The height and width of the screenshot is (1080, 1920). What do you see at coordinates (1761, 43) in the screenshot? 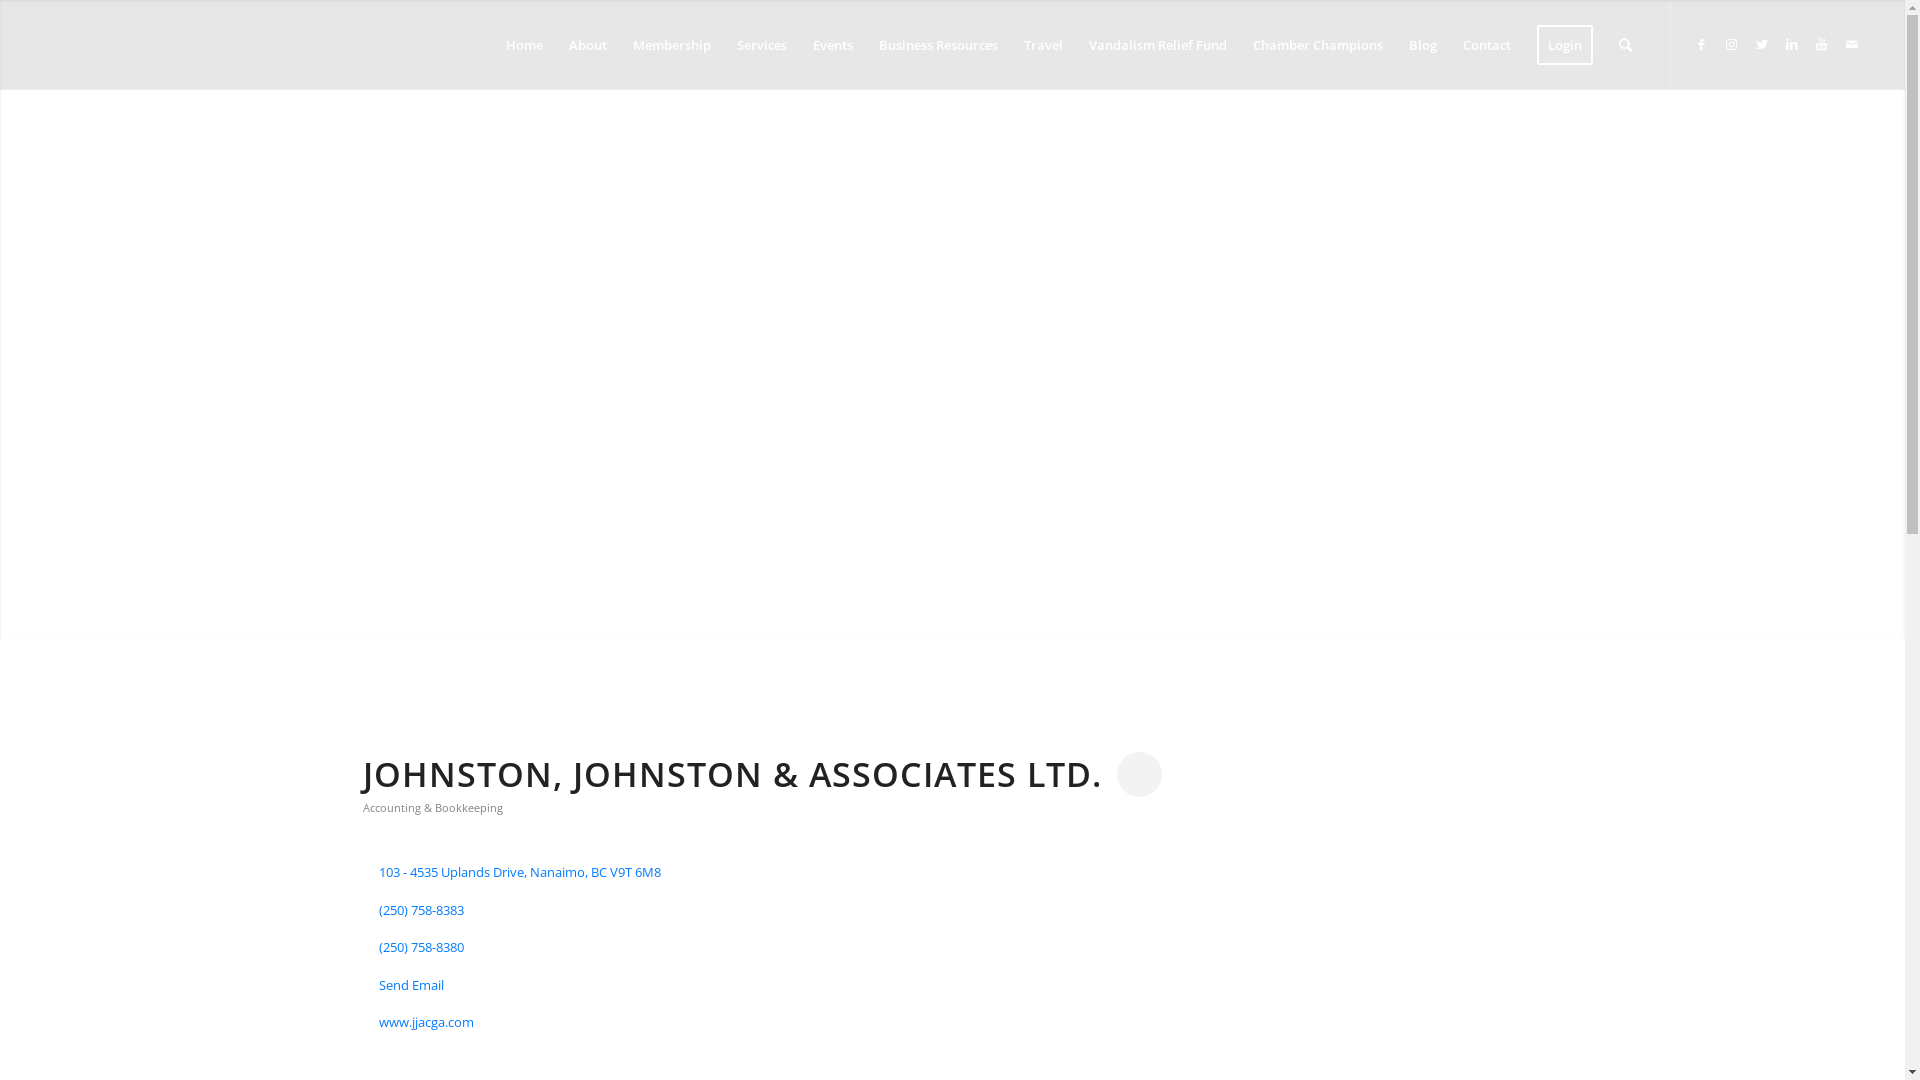
I see `'Twitter'` at bounding box center [1761, 43].